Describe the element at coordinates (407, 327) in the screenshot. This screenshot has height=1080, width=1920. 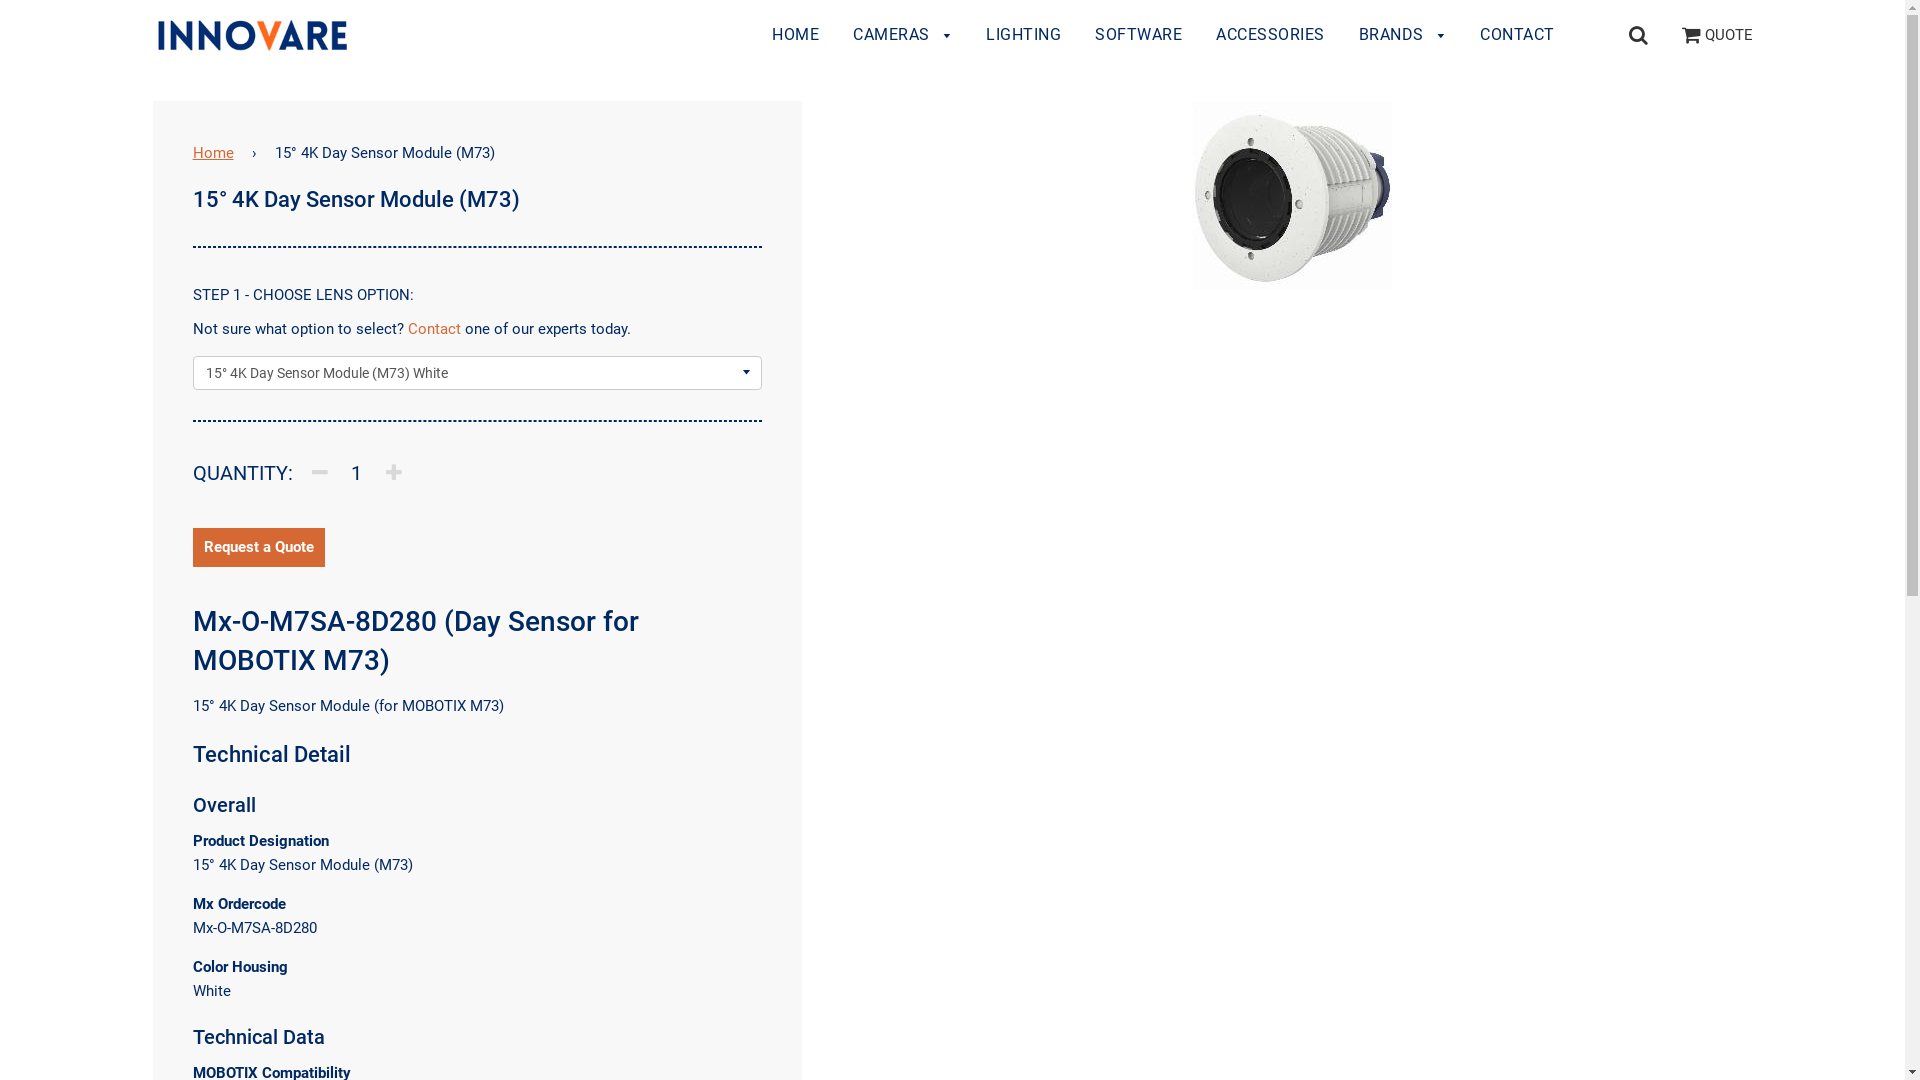
I see `'Contact'` at that location.